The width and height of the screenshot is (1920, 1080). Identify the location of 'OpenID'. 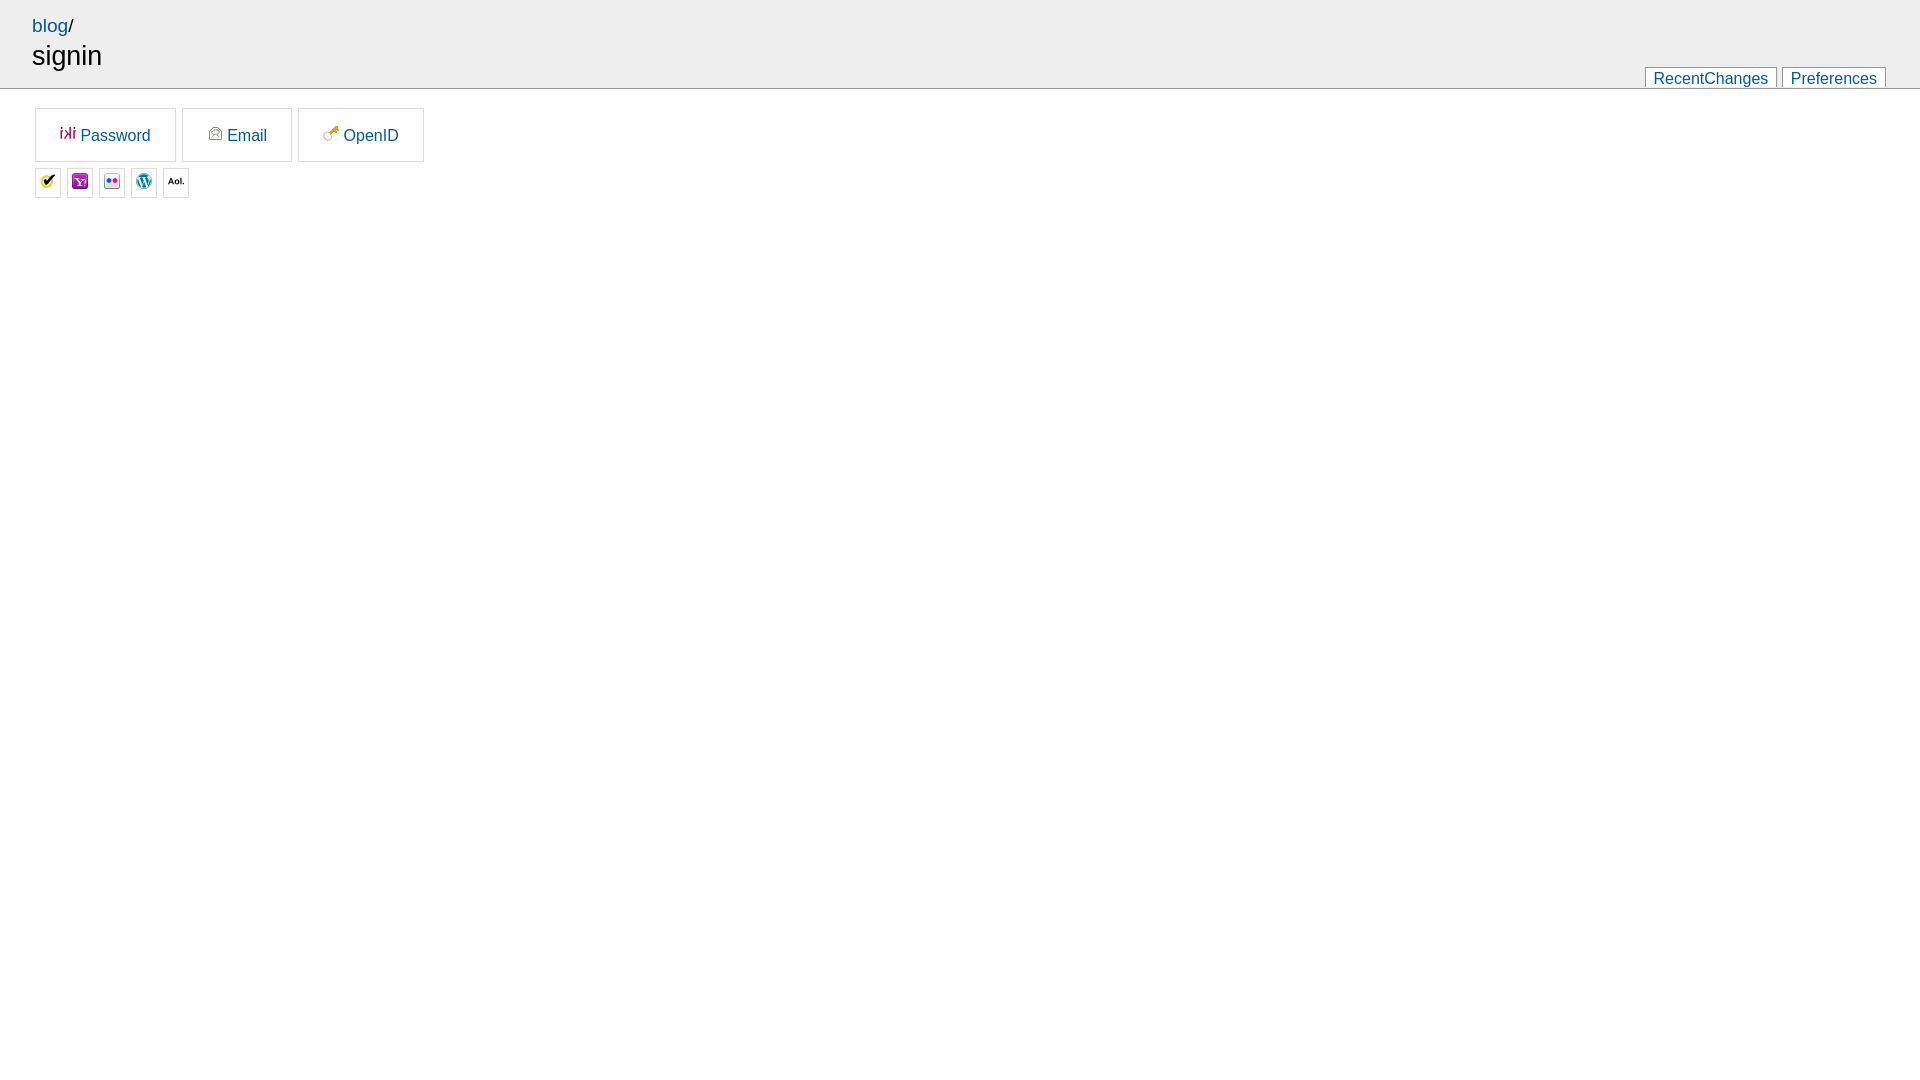
(296, 135).